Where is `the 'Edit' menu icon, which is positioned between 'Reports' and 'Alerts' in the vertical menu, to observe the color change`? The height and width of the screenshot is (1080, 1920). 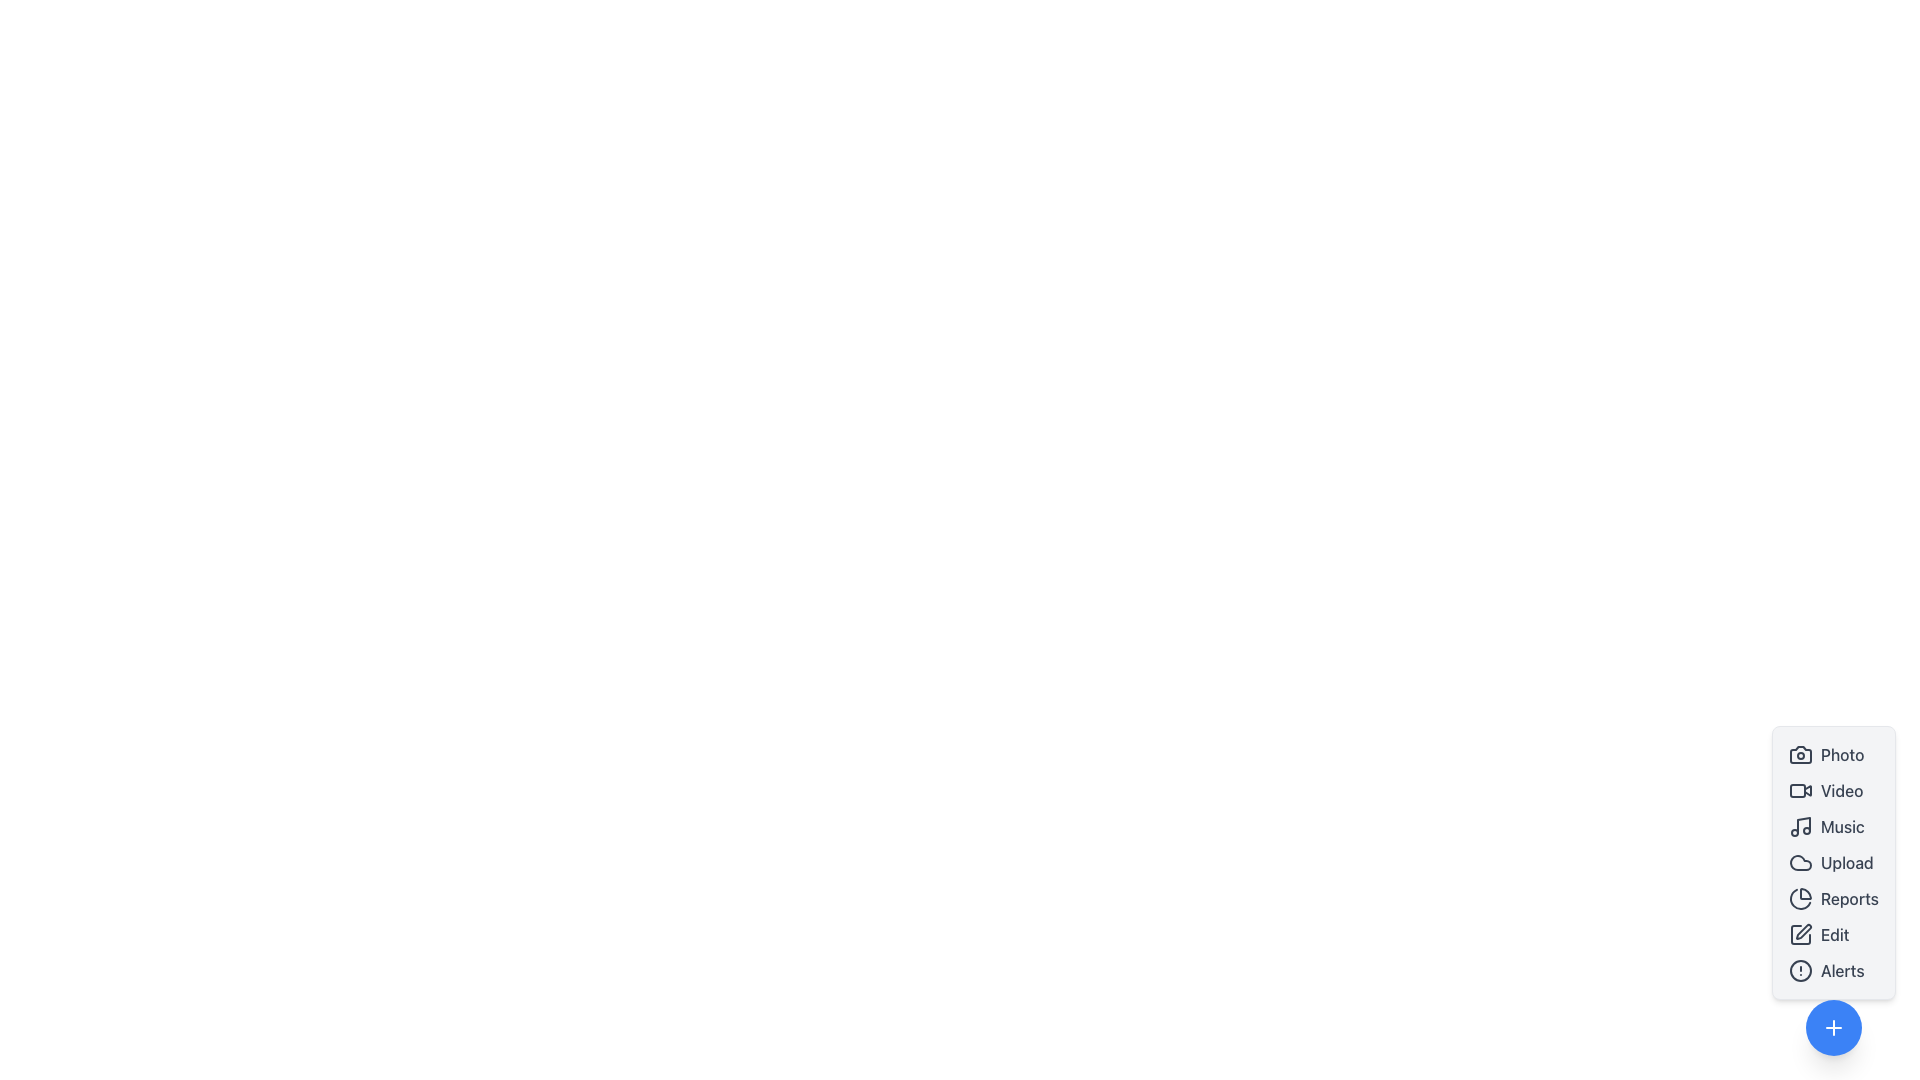
the 'Edit' menu icon, which is positioned between 'Reports' and 'Alerts' in the vertical menu, to observe the color change is located at coordinates (1800, 934).